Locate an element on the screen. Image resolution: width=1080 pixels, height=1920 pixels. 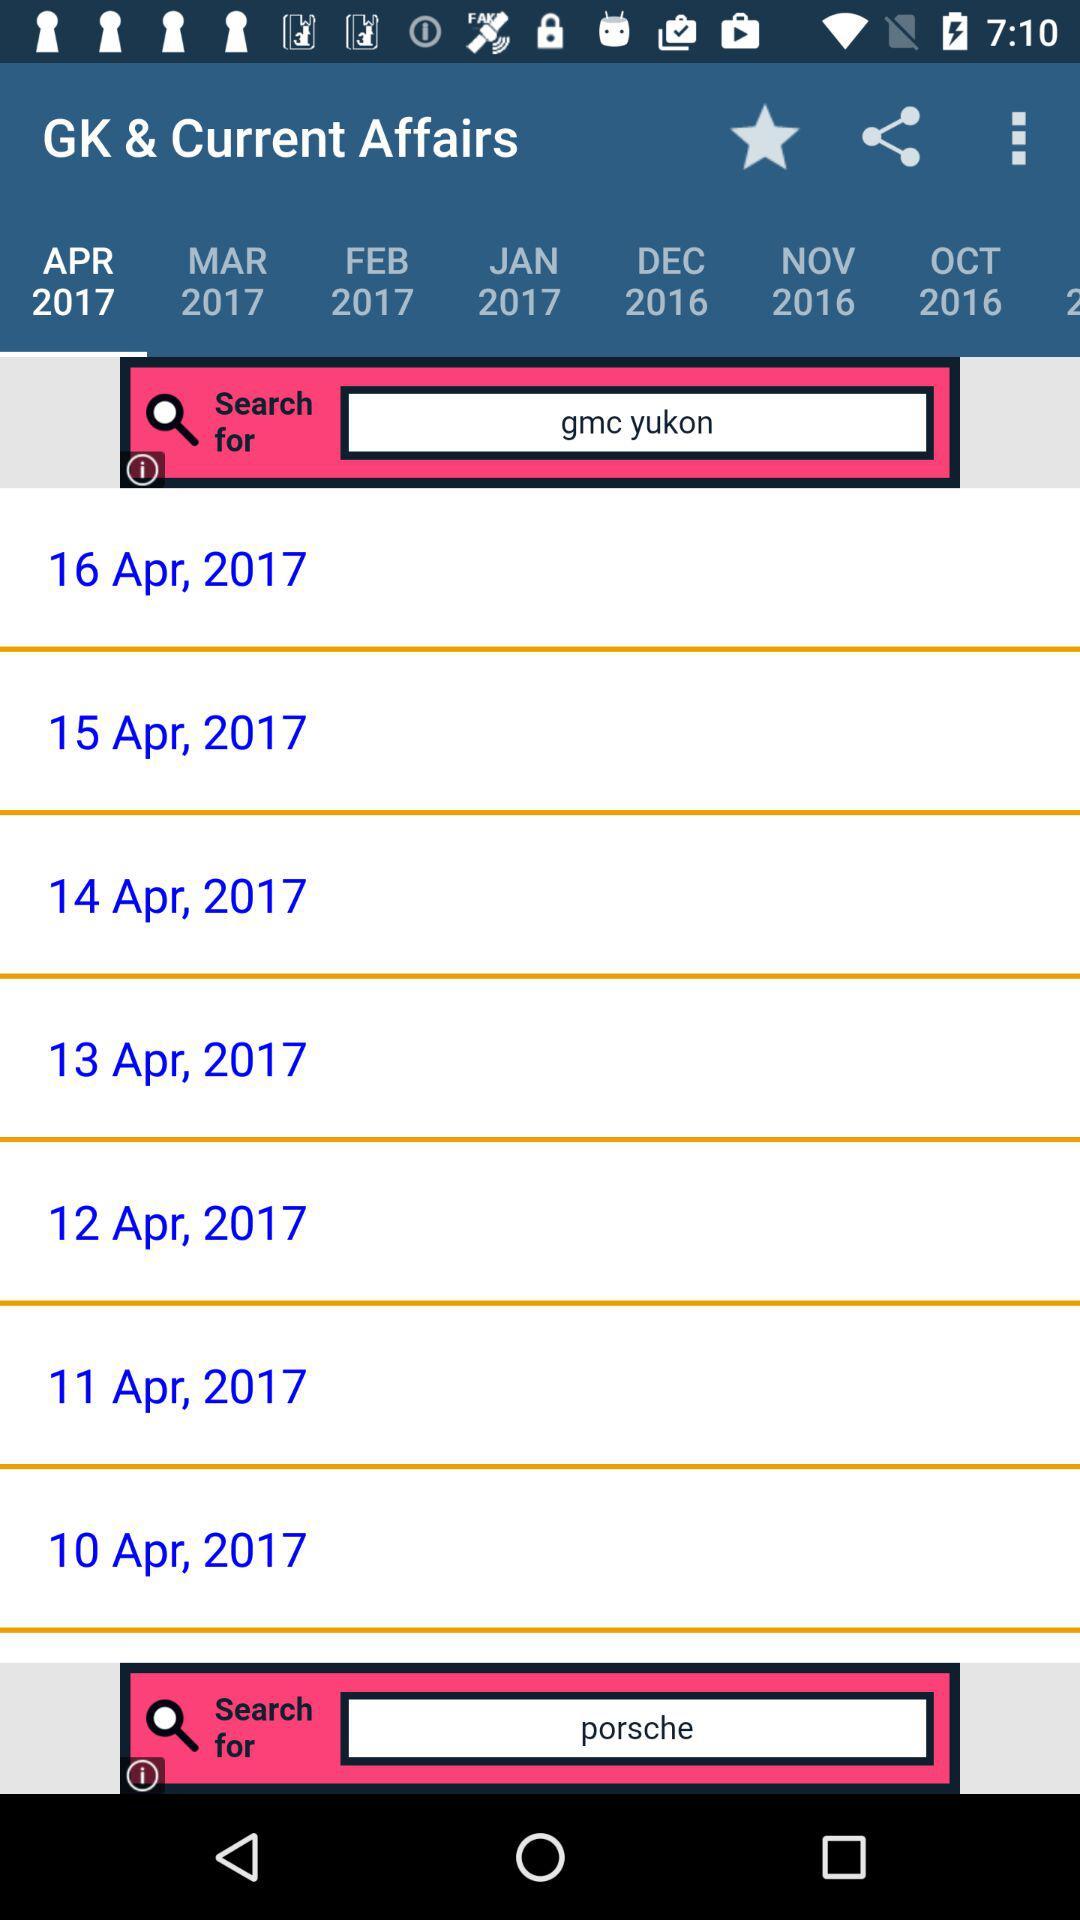
jan is located at coordinates (518, 279).